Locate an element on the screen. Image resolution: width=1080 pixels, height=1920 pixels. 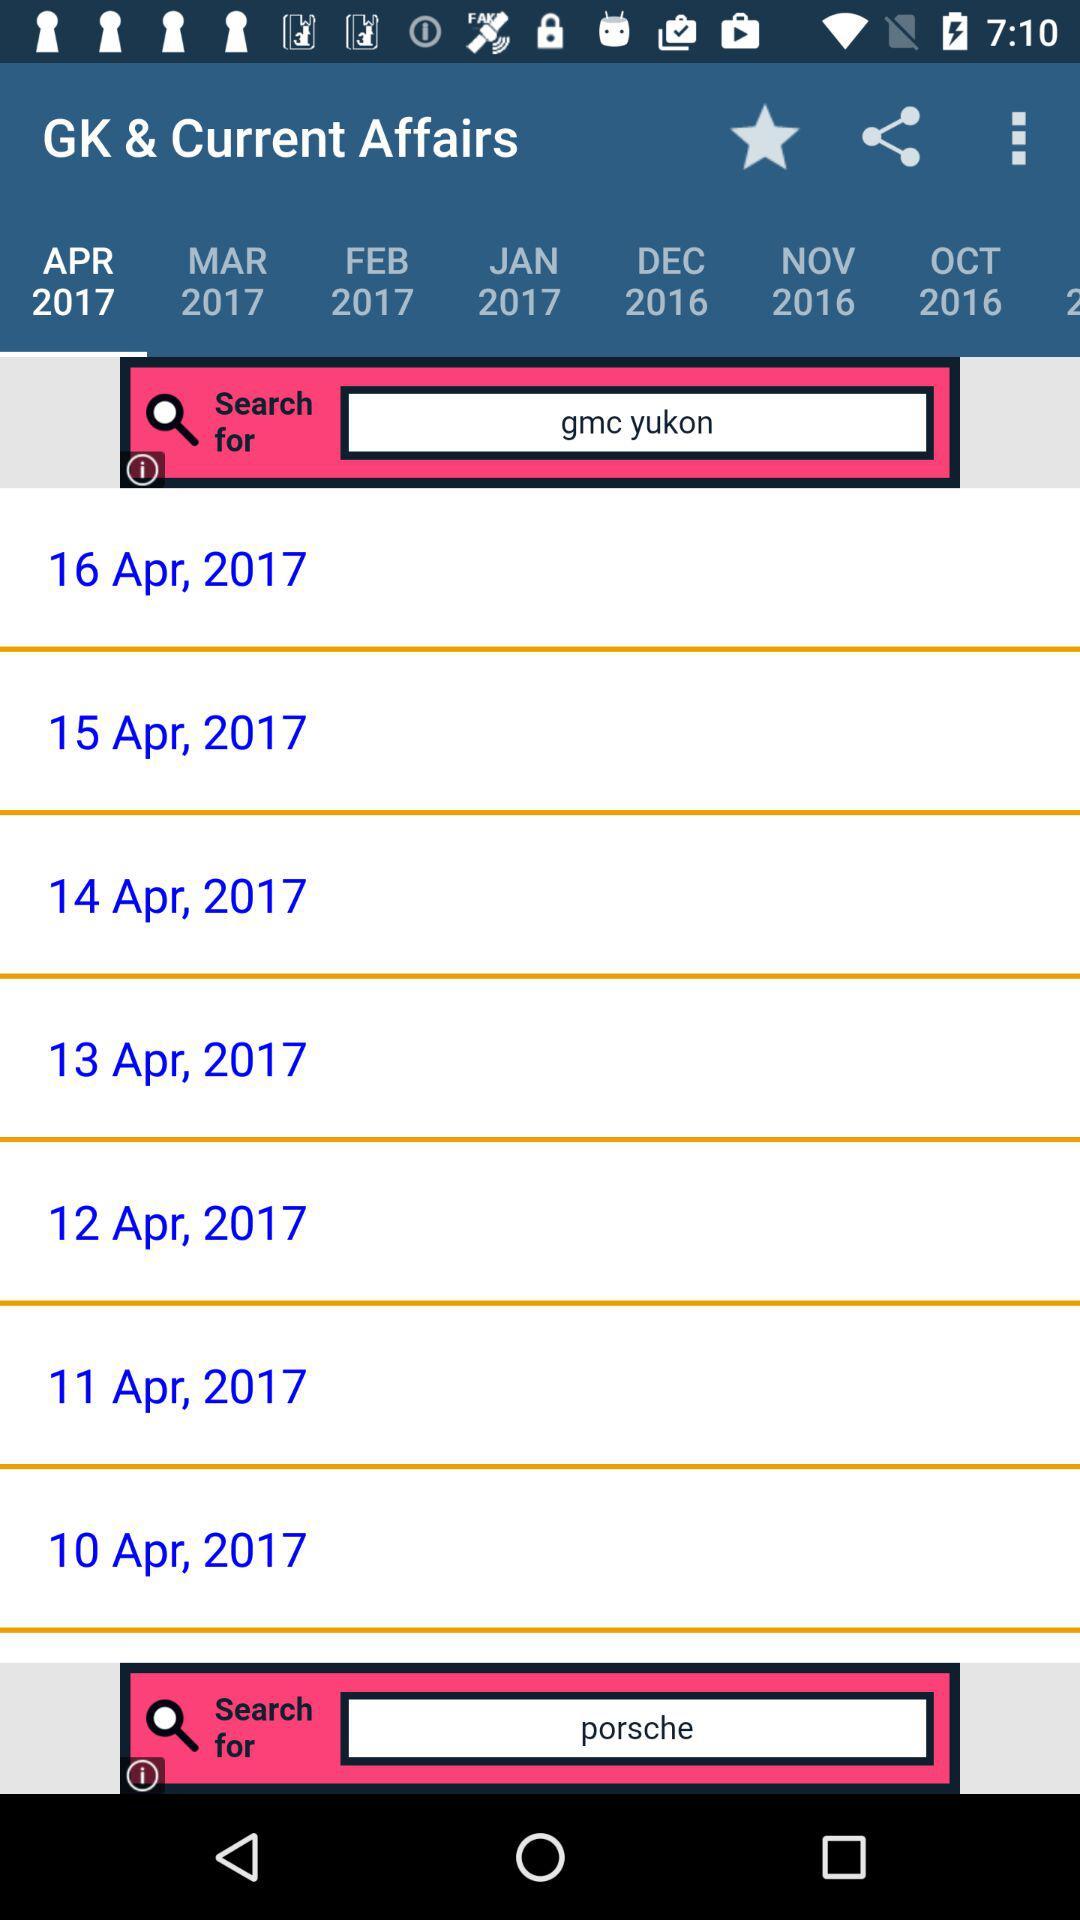
jan is located at coordinates (518, 279).